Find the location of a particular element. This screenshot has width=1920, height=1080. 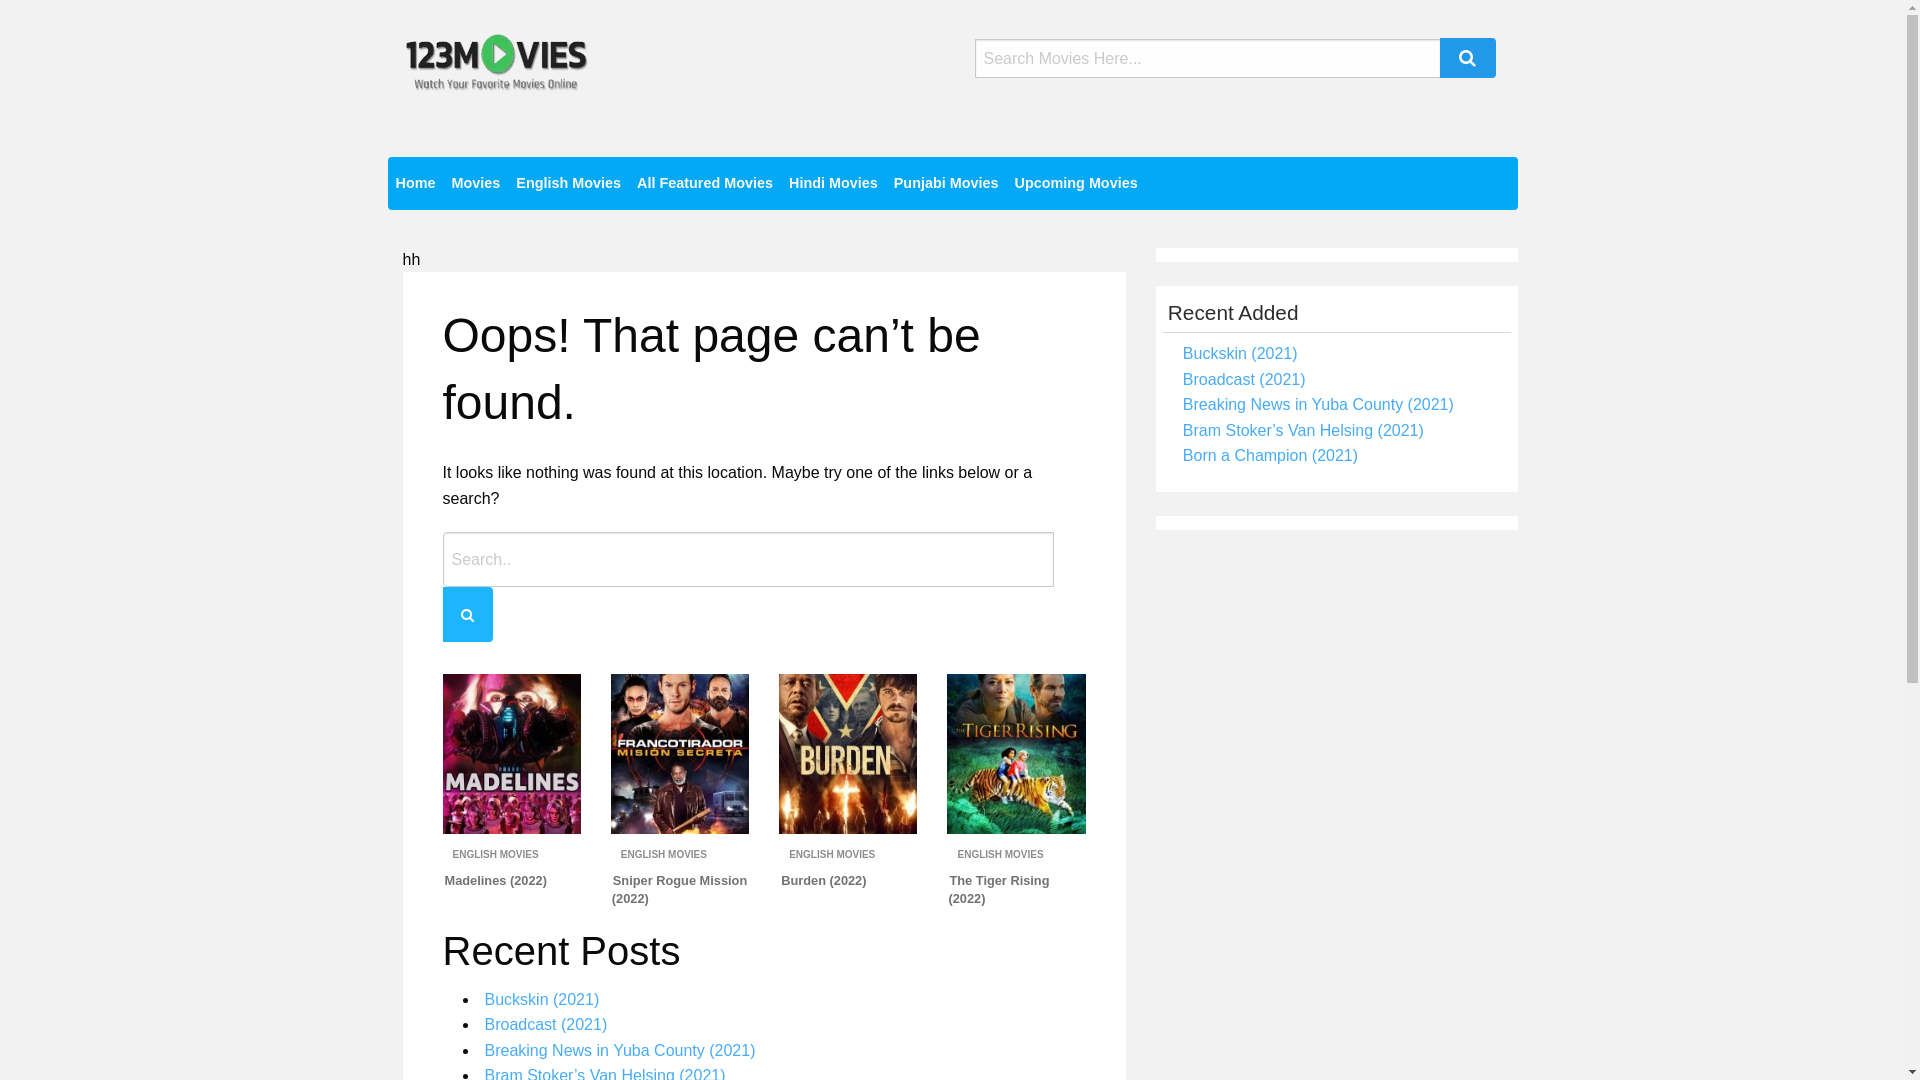

'Buckskin (2021)' is located at coordinates (1239, 352).